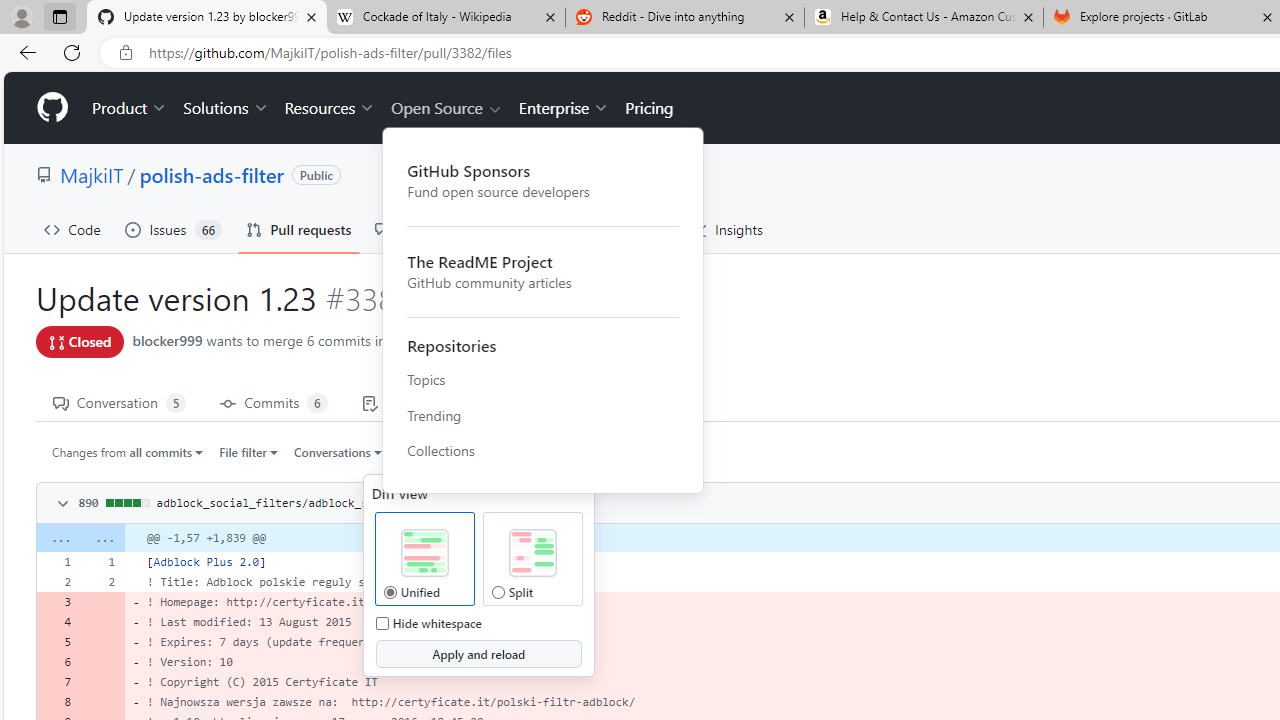  What do you see at coordinates (477, 654) in the screenshot?
I see `'Apply and reload'` at bounding box center [477, 654].